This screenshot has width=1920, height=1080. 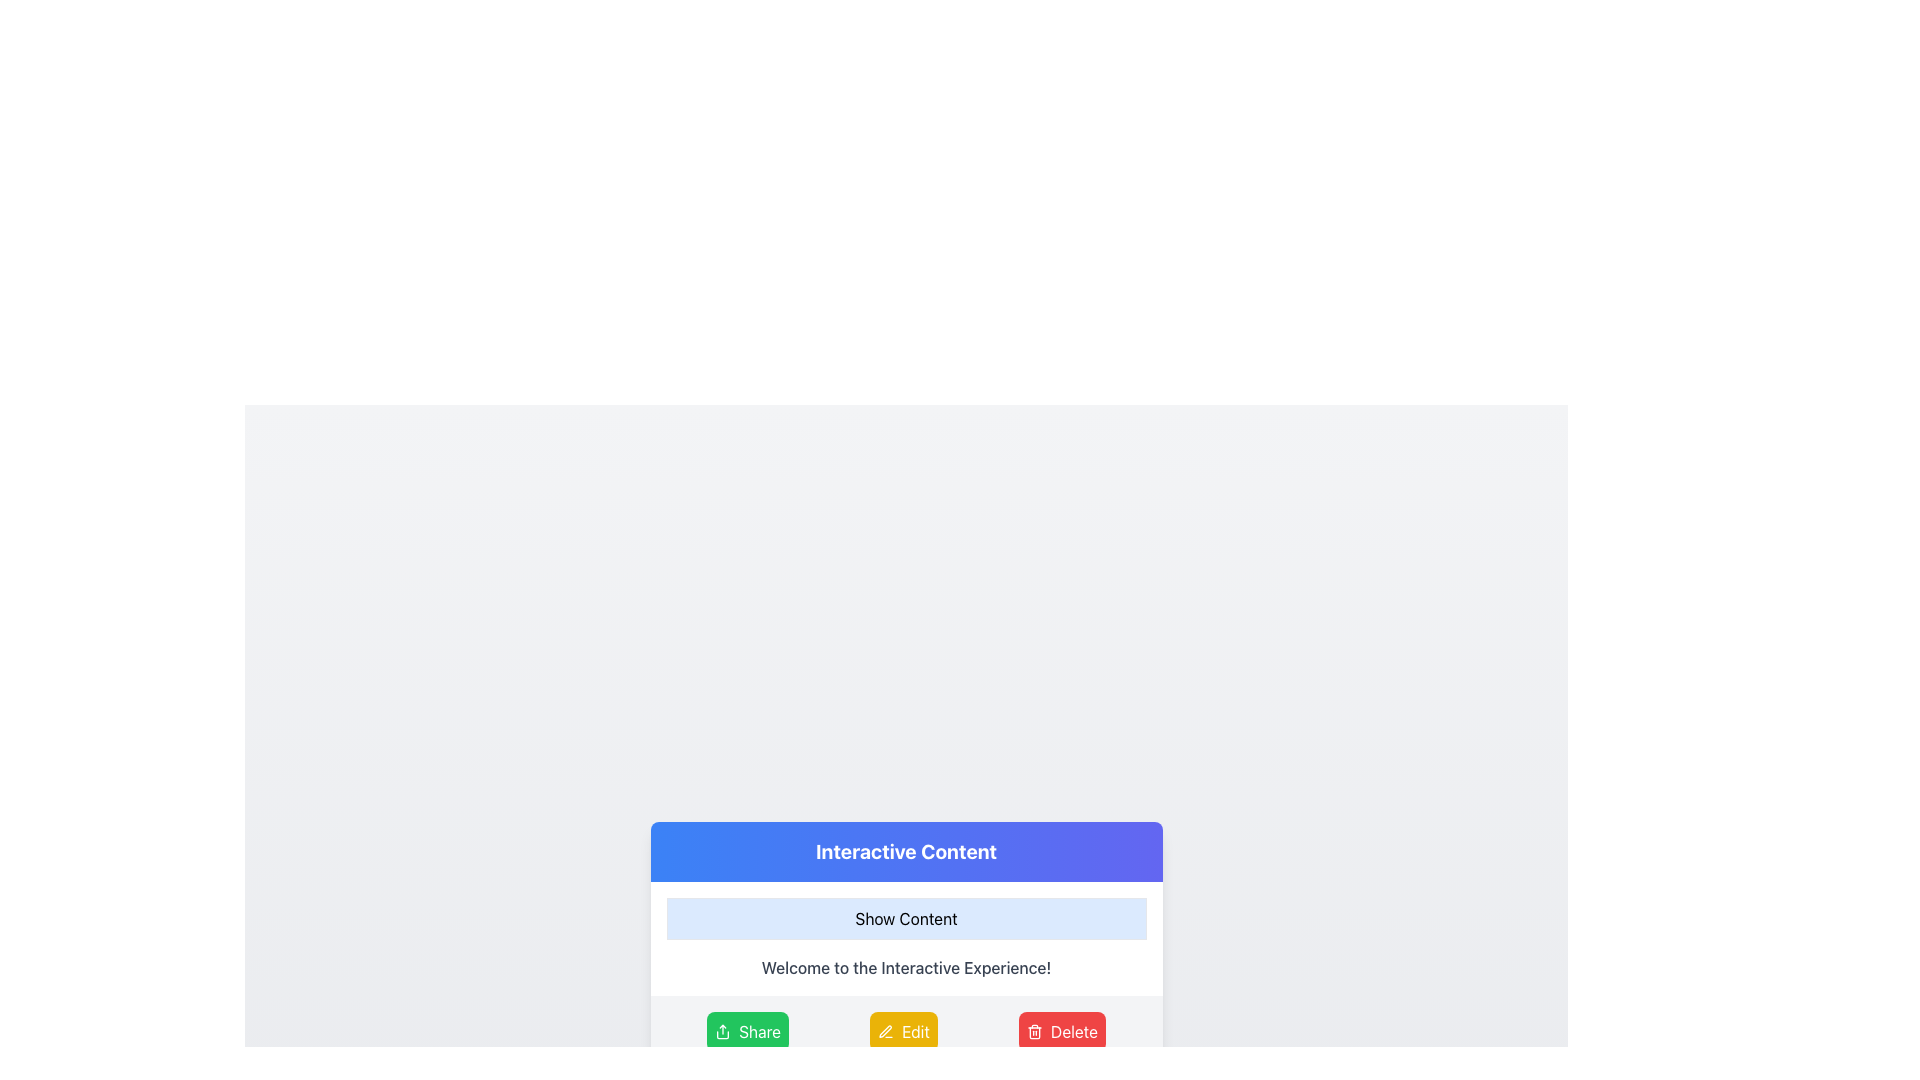 I want to click on the text element that displays 'Welcome to the Interactive Experience!' which is styled with a medium font weight and gray color, located below the 'Show Content' box, so click(x=905, y=967).